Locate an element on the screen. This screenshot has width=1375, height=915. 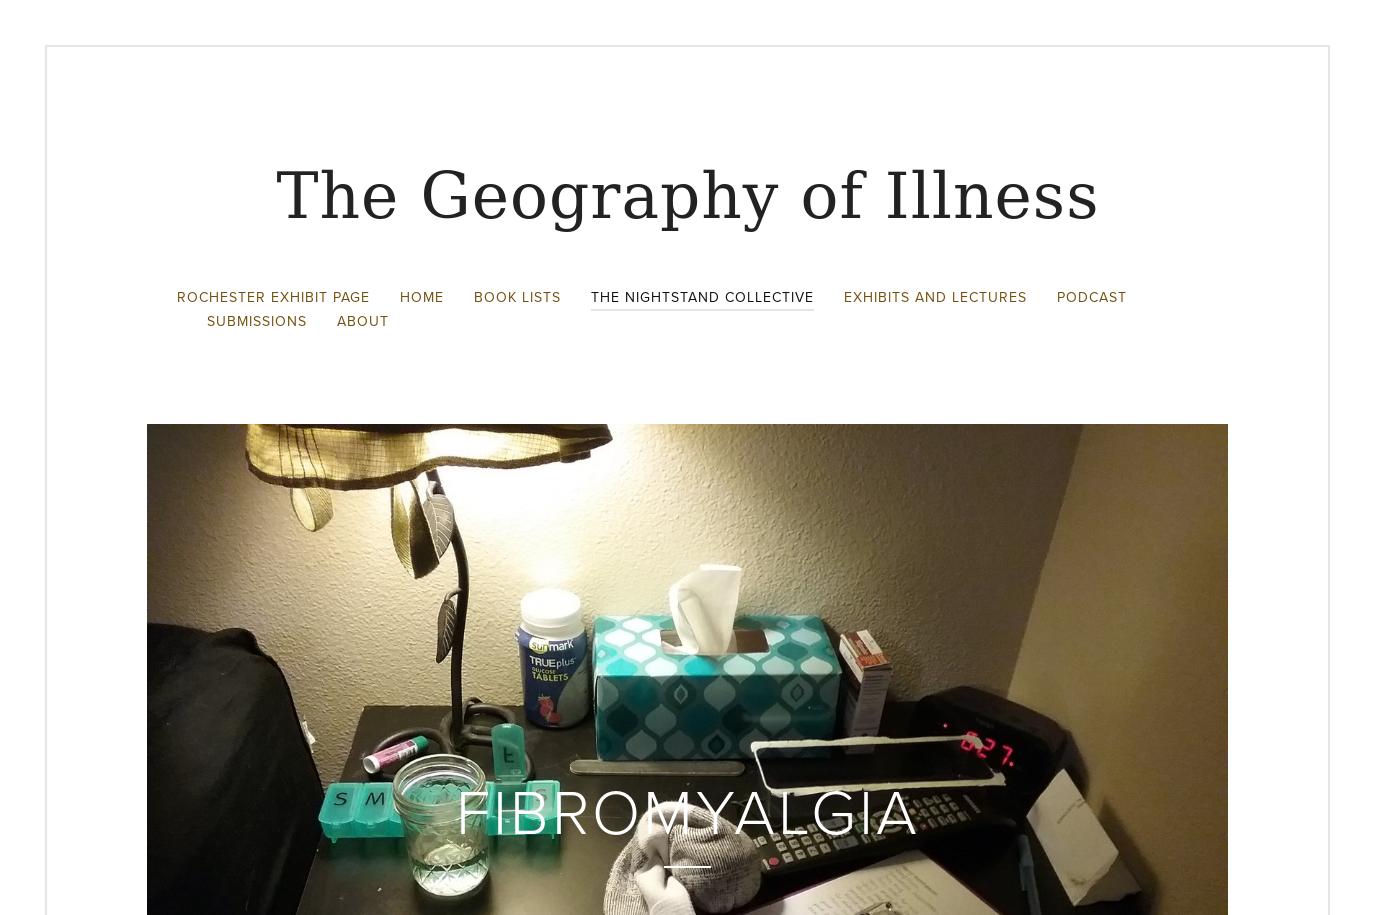
'The Nightstand Collective' is located at coordinates (589, 295).